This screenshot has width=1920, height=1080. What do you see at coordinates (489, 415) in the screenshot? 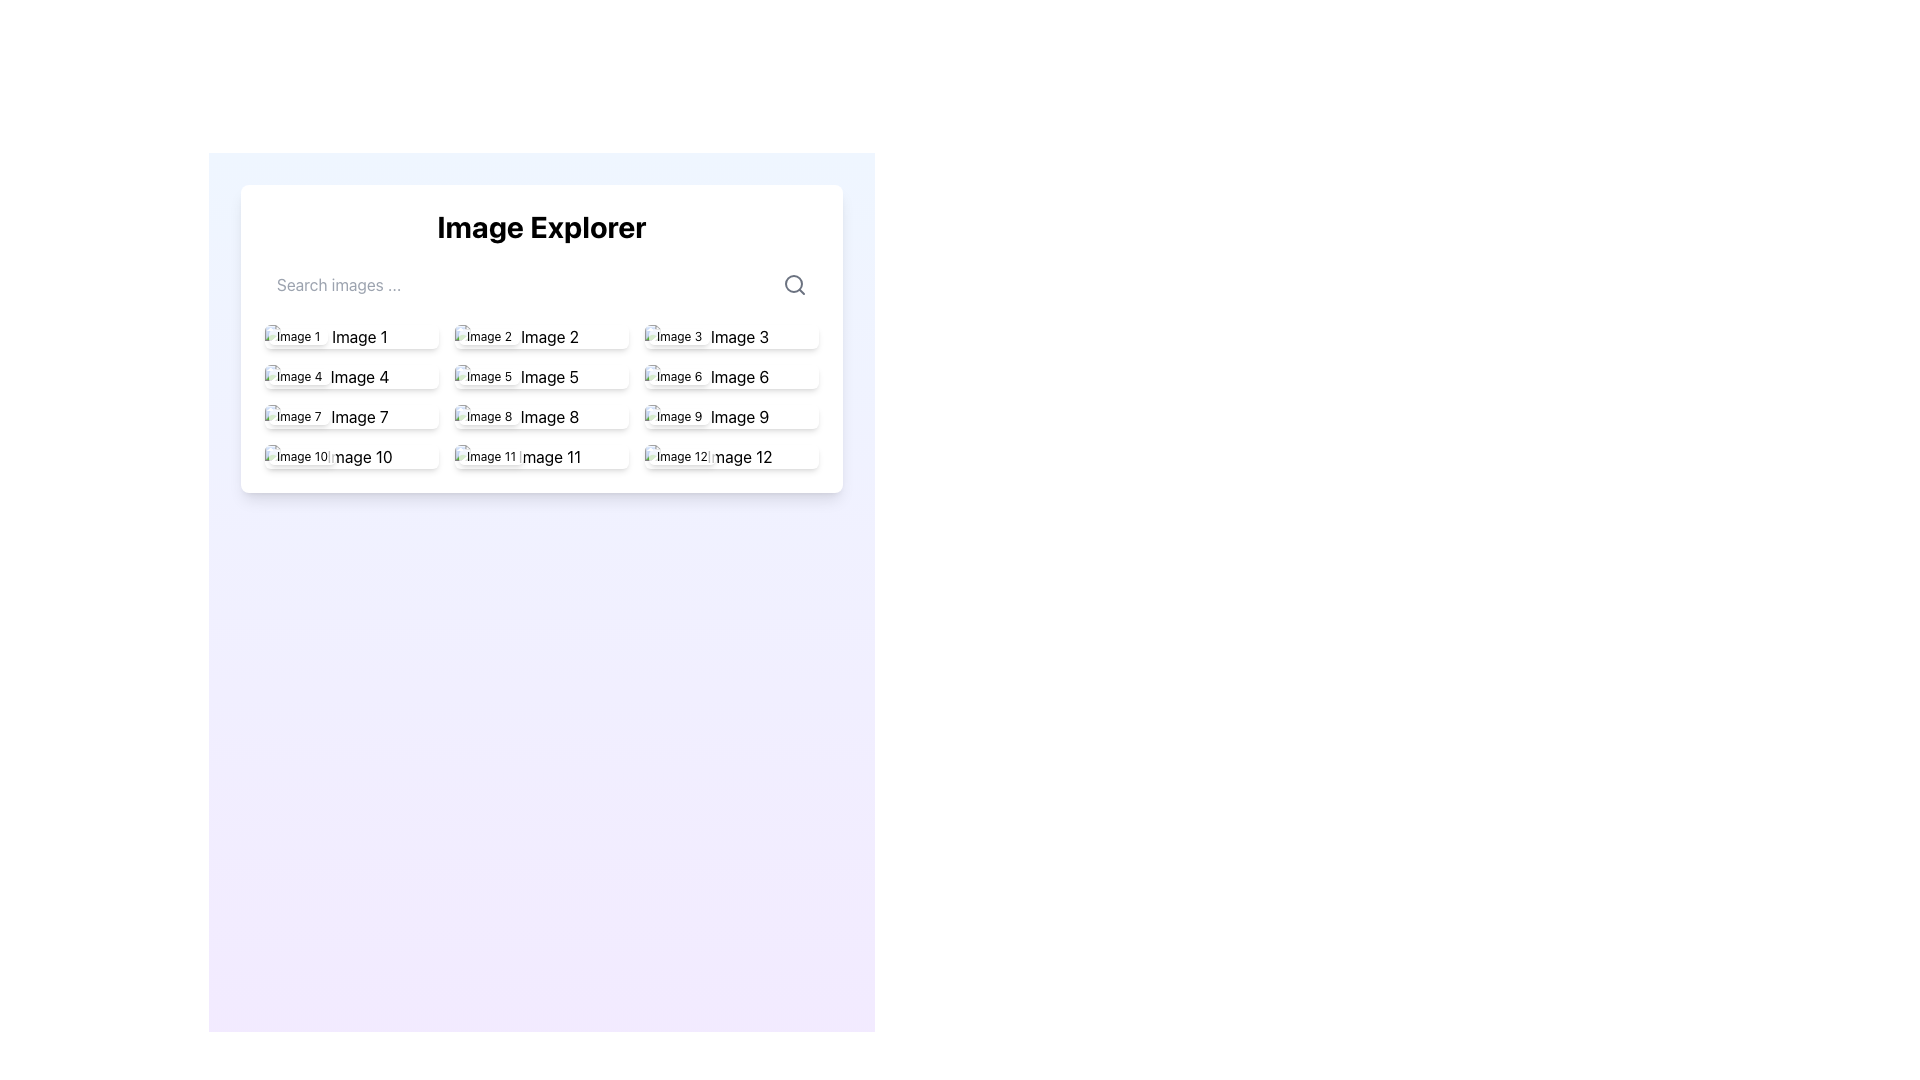
I see `the text label overlay element that displays 'Image 8', which is a small text box with a white background and rounded corners, located in the third row and second column of the image gallery` at bounding box center [489, 415].